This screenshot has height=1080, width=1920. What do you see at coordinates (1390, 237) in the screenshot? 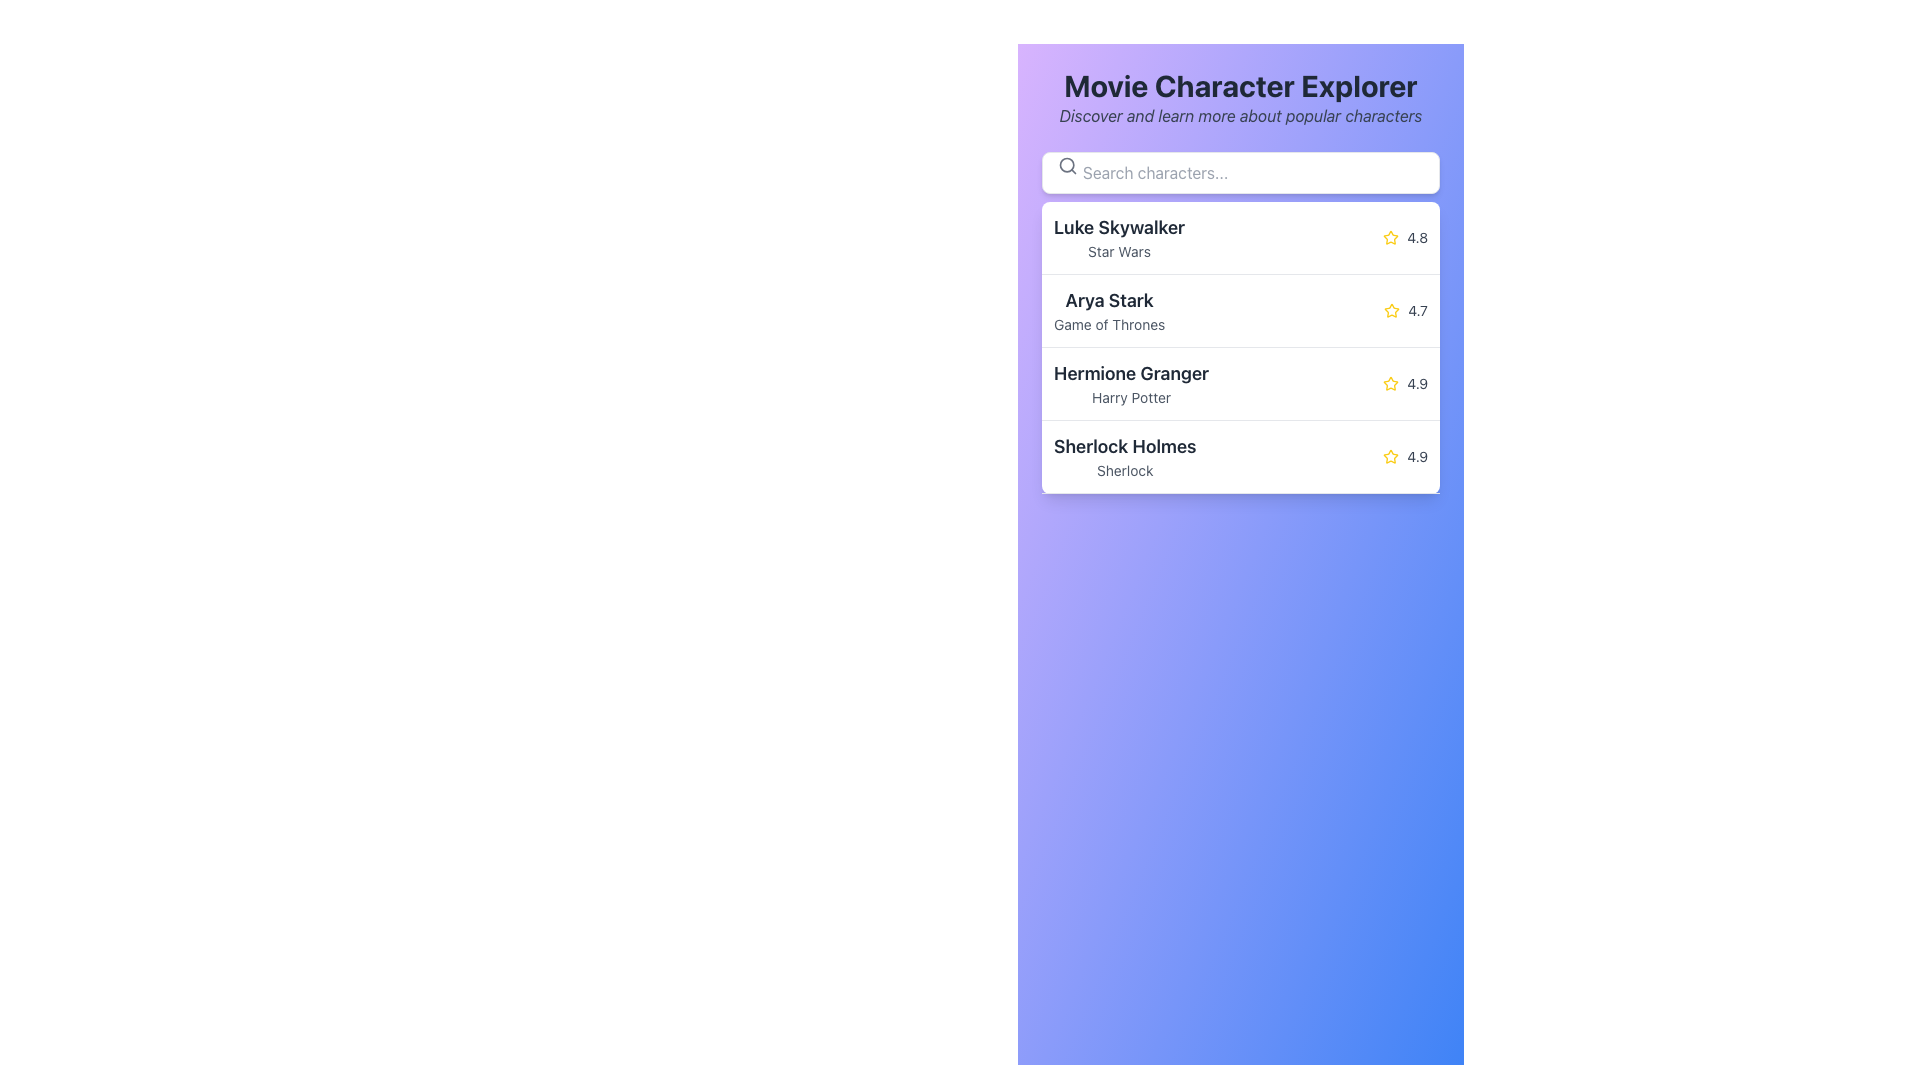
I see `the rating indicator icon located to the left of the text '4.8' in the first list item for 'Luke Skywalker'` at bounding box center [1390, 237].